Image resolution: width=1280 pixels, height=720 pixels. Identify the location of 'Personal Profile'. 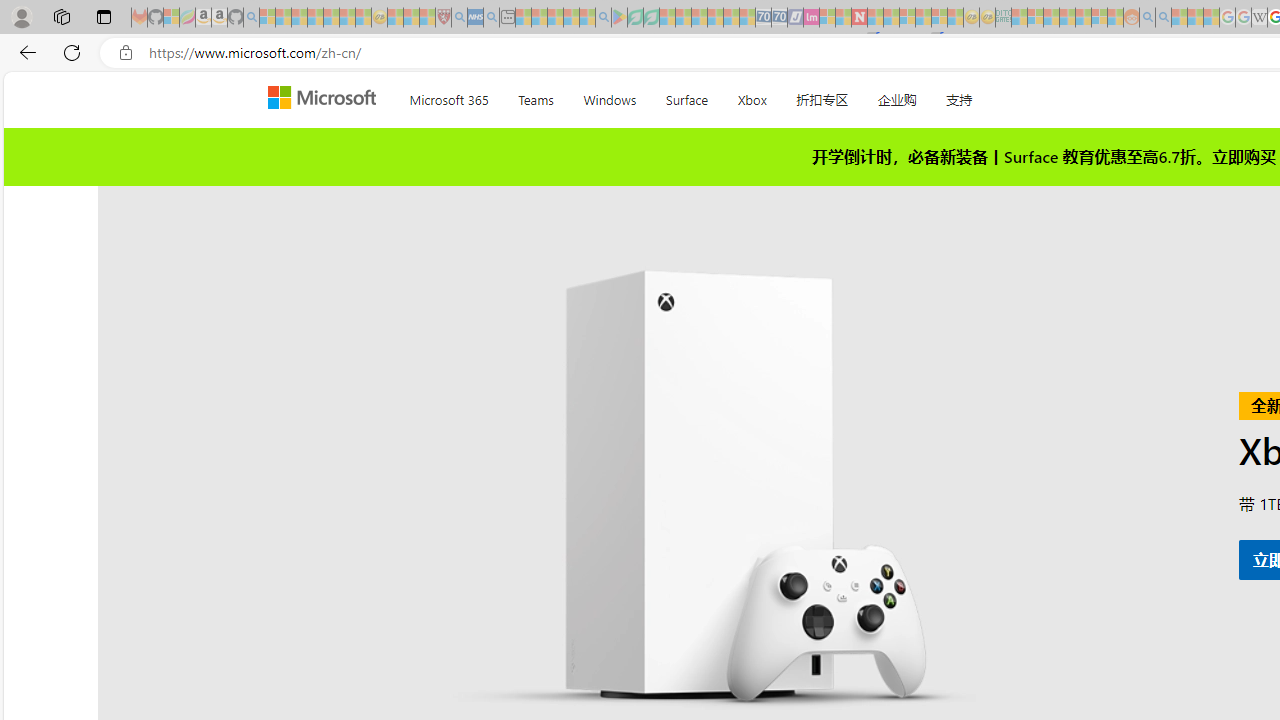
(21, 16).